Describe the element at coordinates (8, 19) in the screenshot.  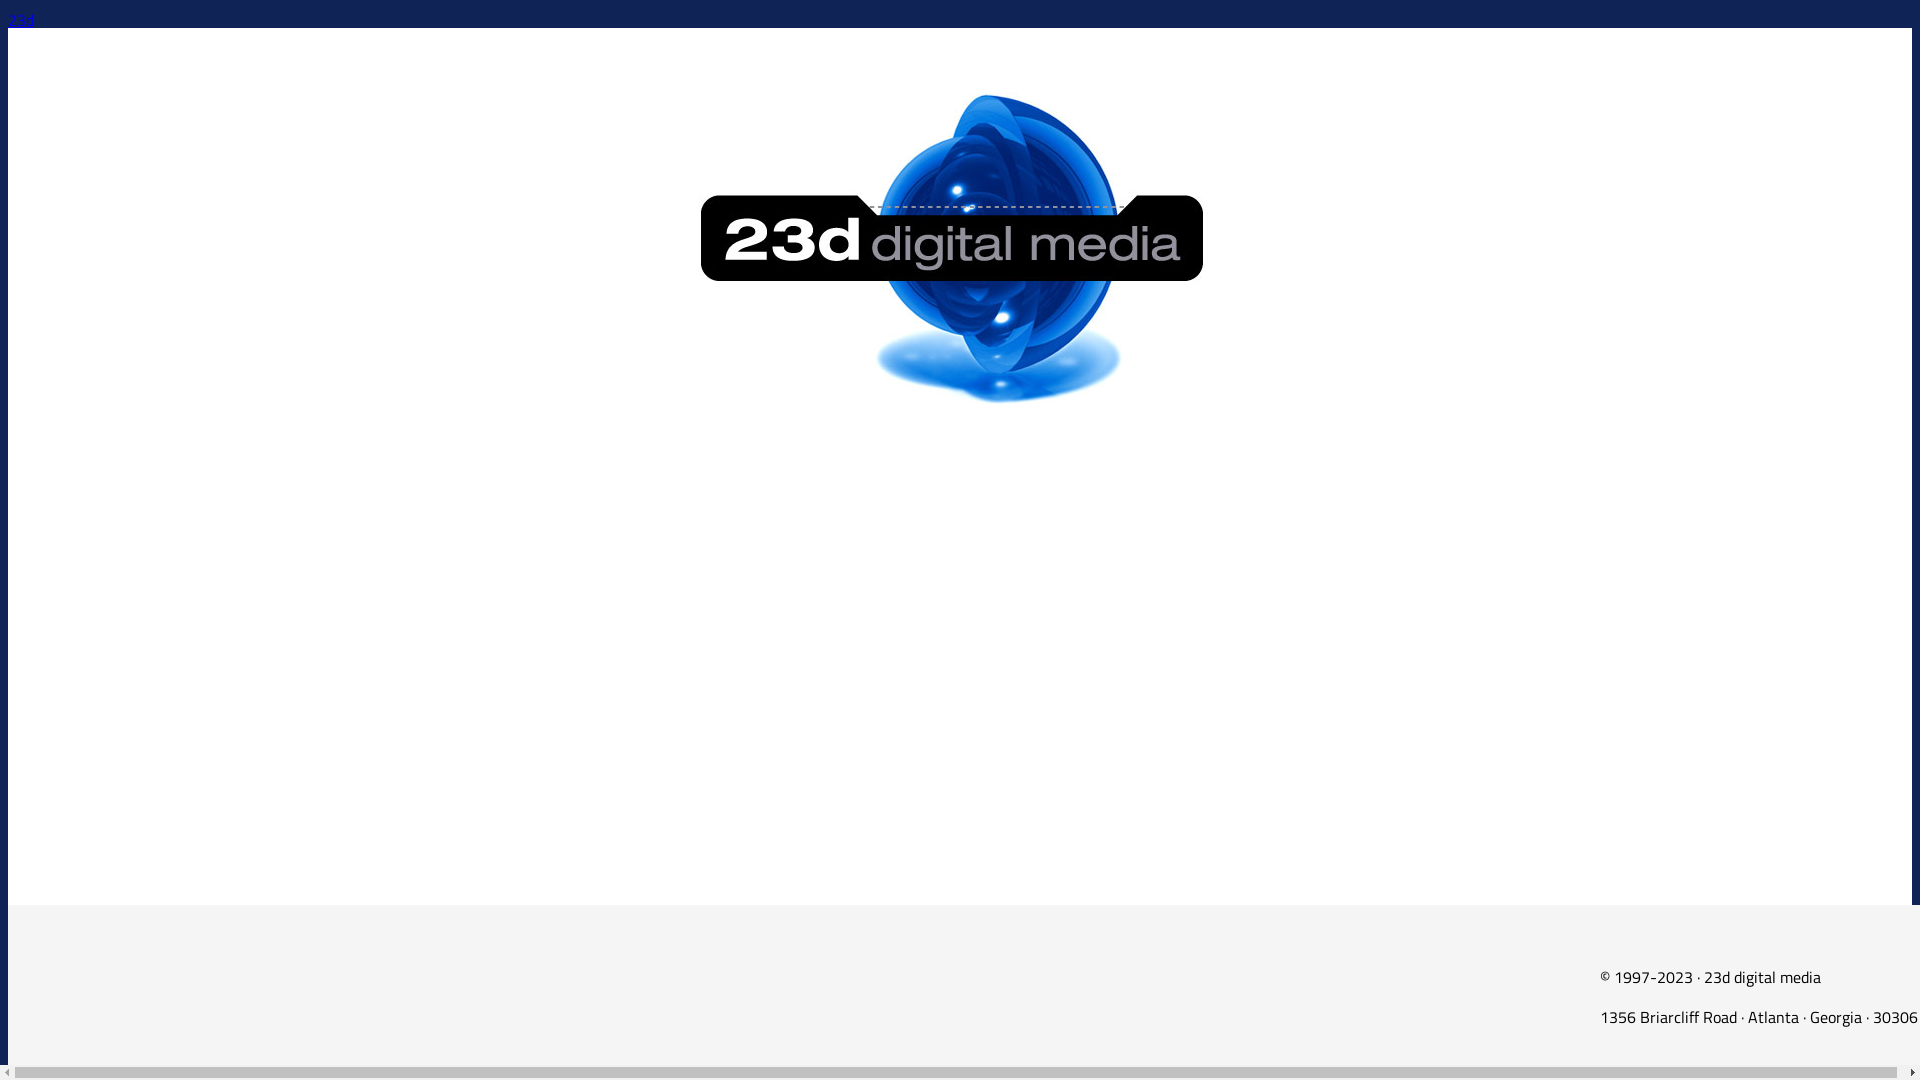
I see `'23d'` at that location.